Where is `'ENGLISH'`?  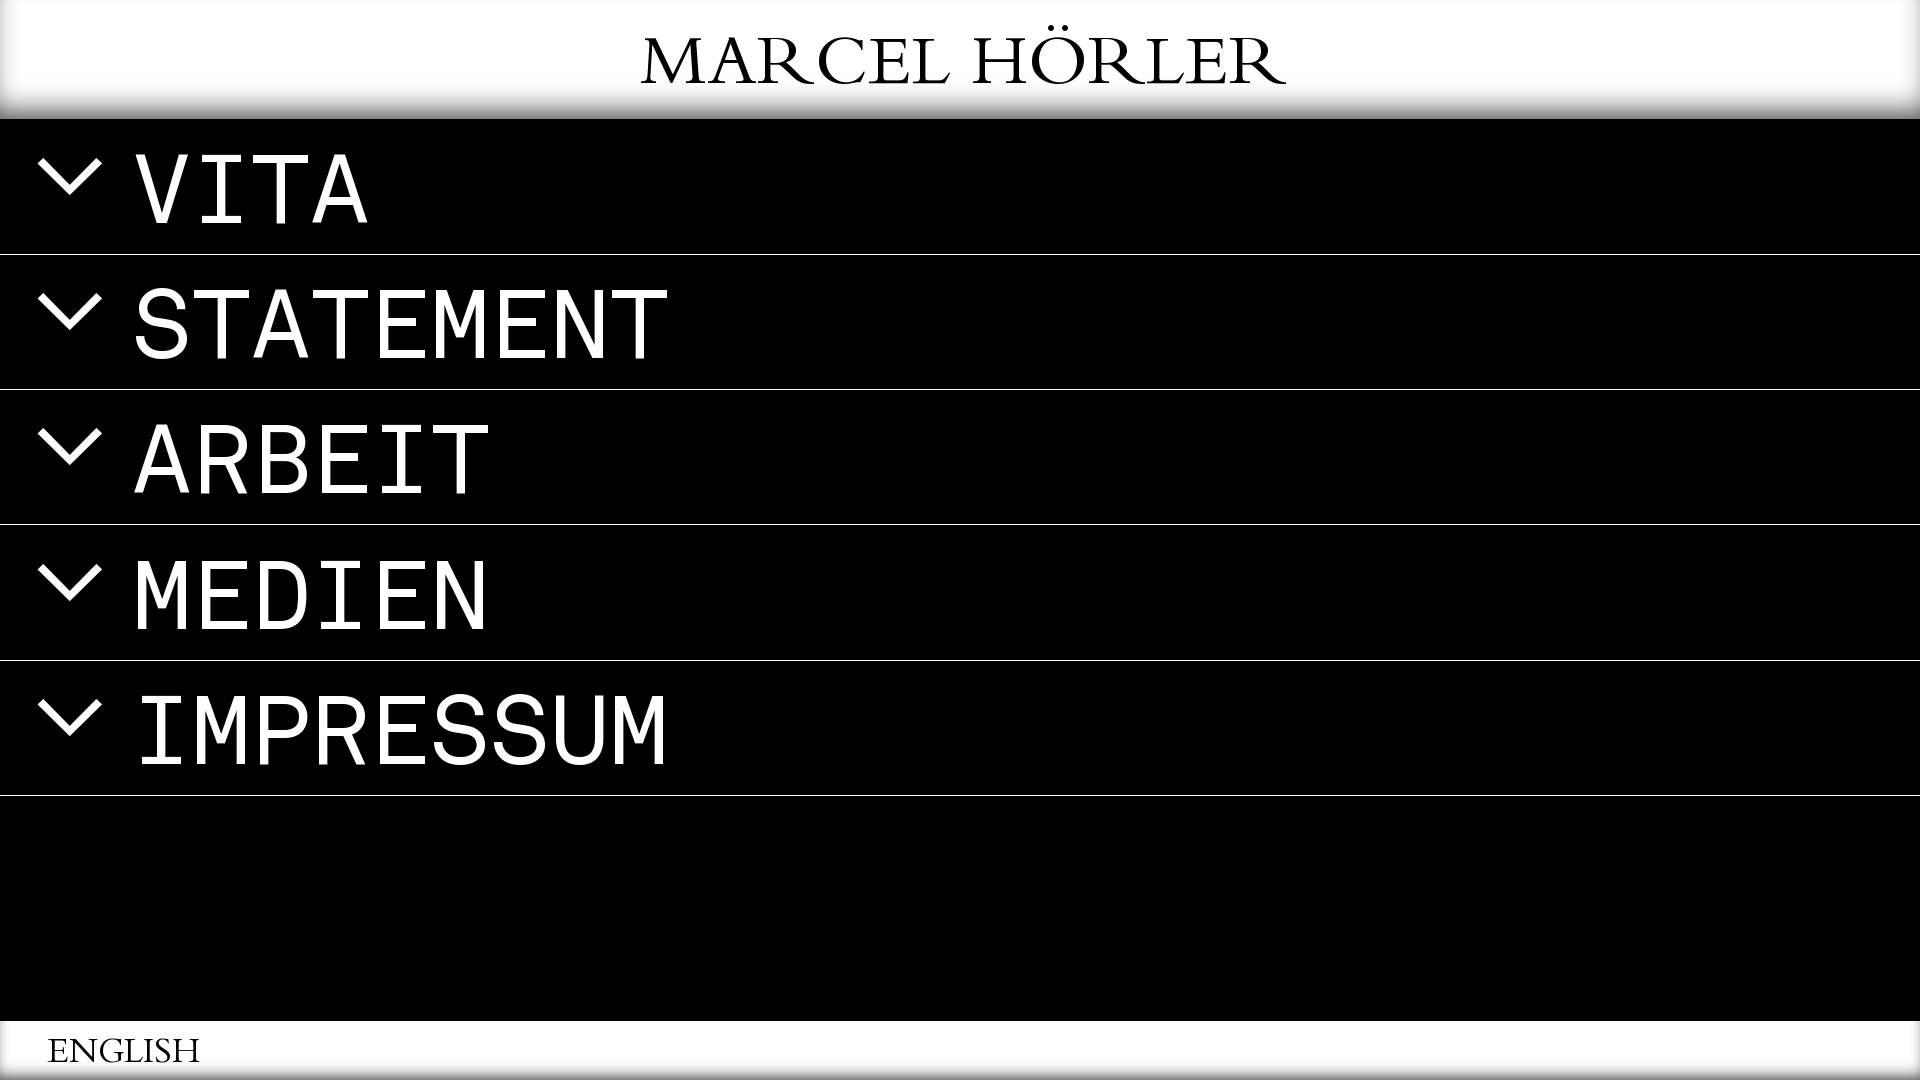
'ENGLISH' is located at coordinates (48, 1055).